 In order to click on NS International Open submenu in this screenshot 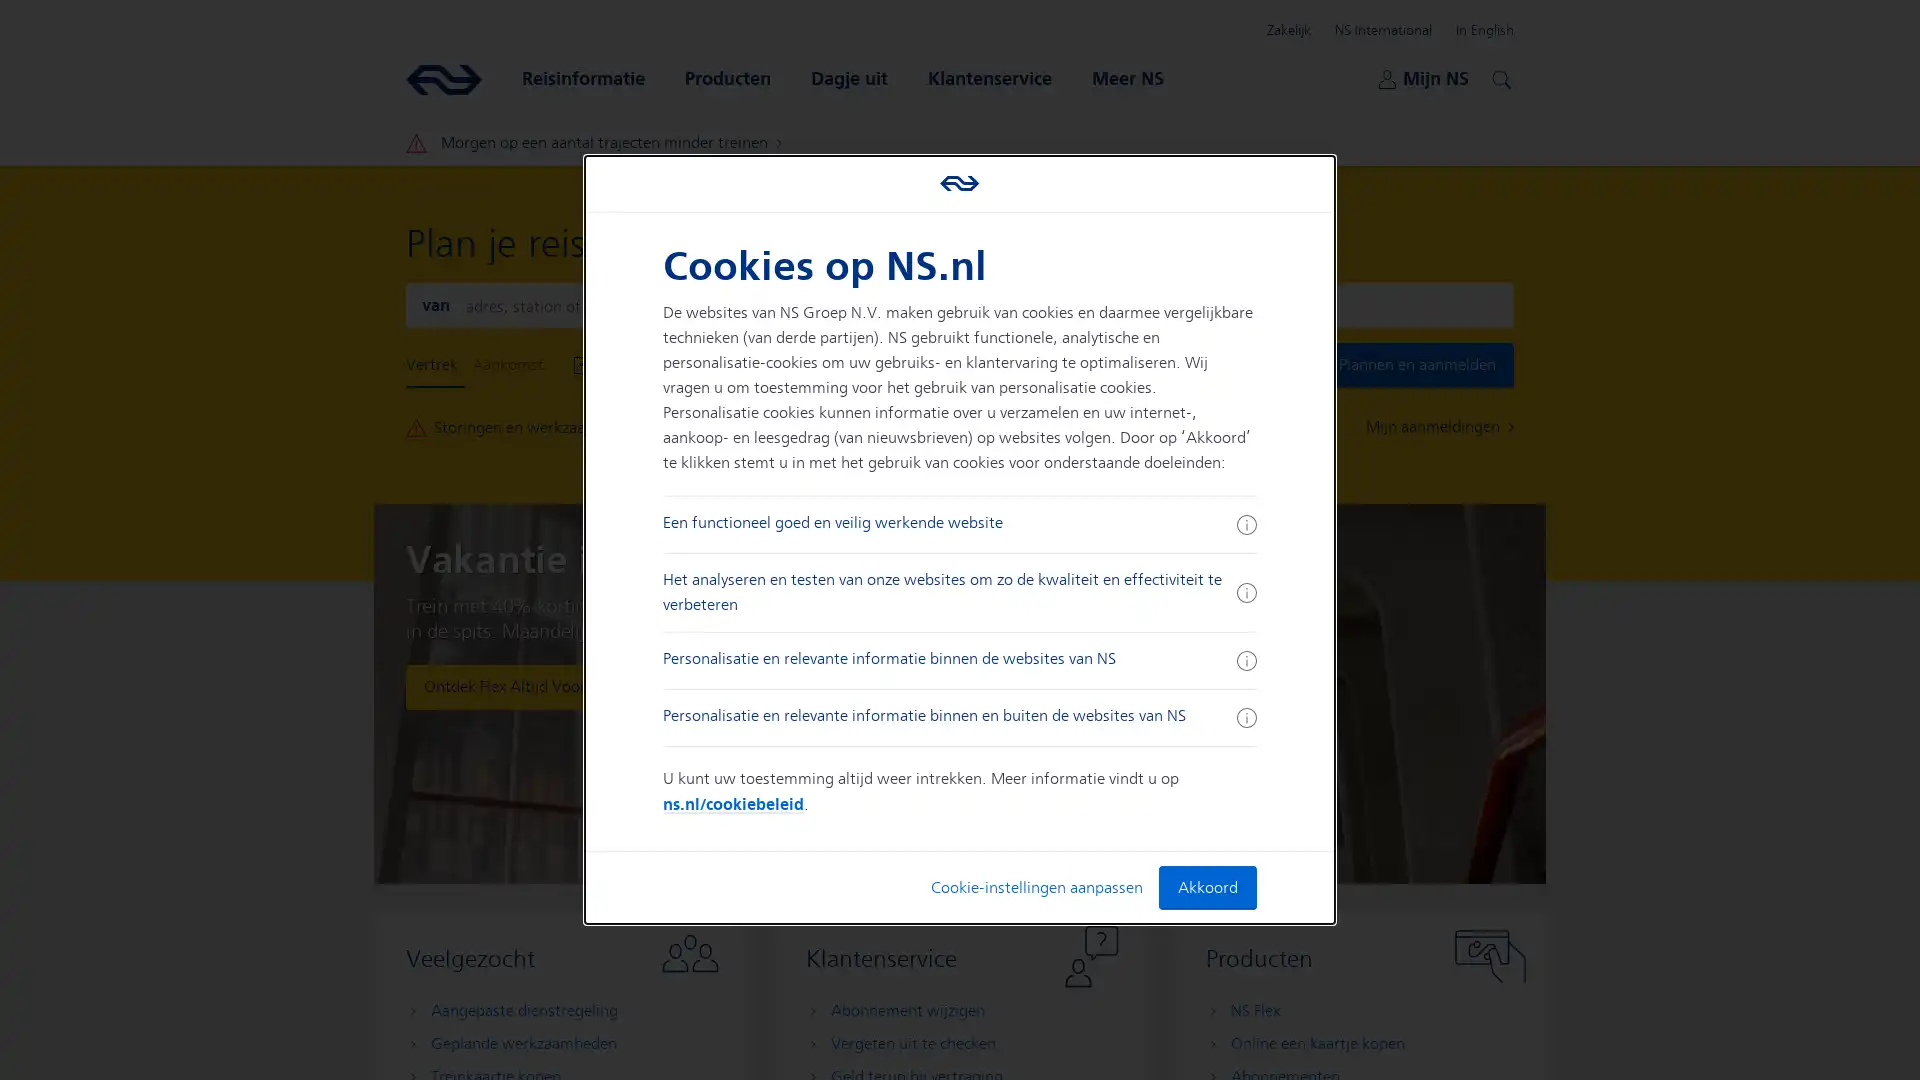, I will do `click(1382, 30)`.